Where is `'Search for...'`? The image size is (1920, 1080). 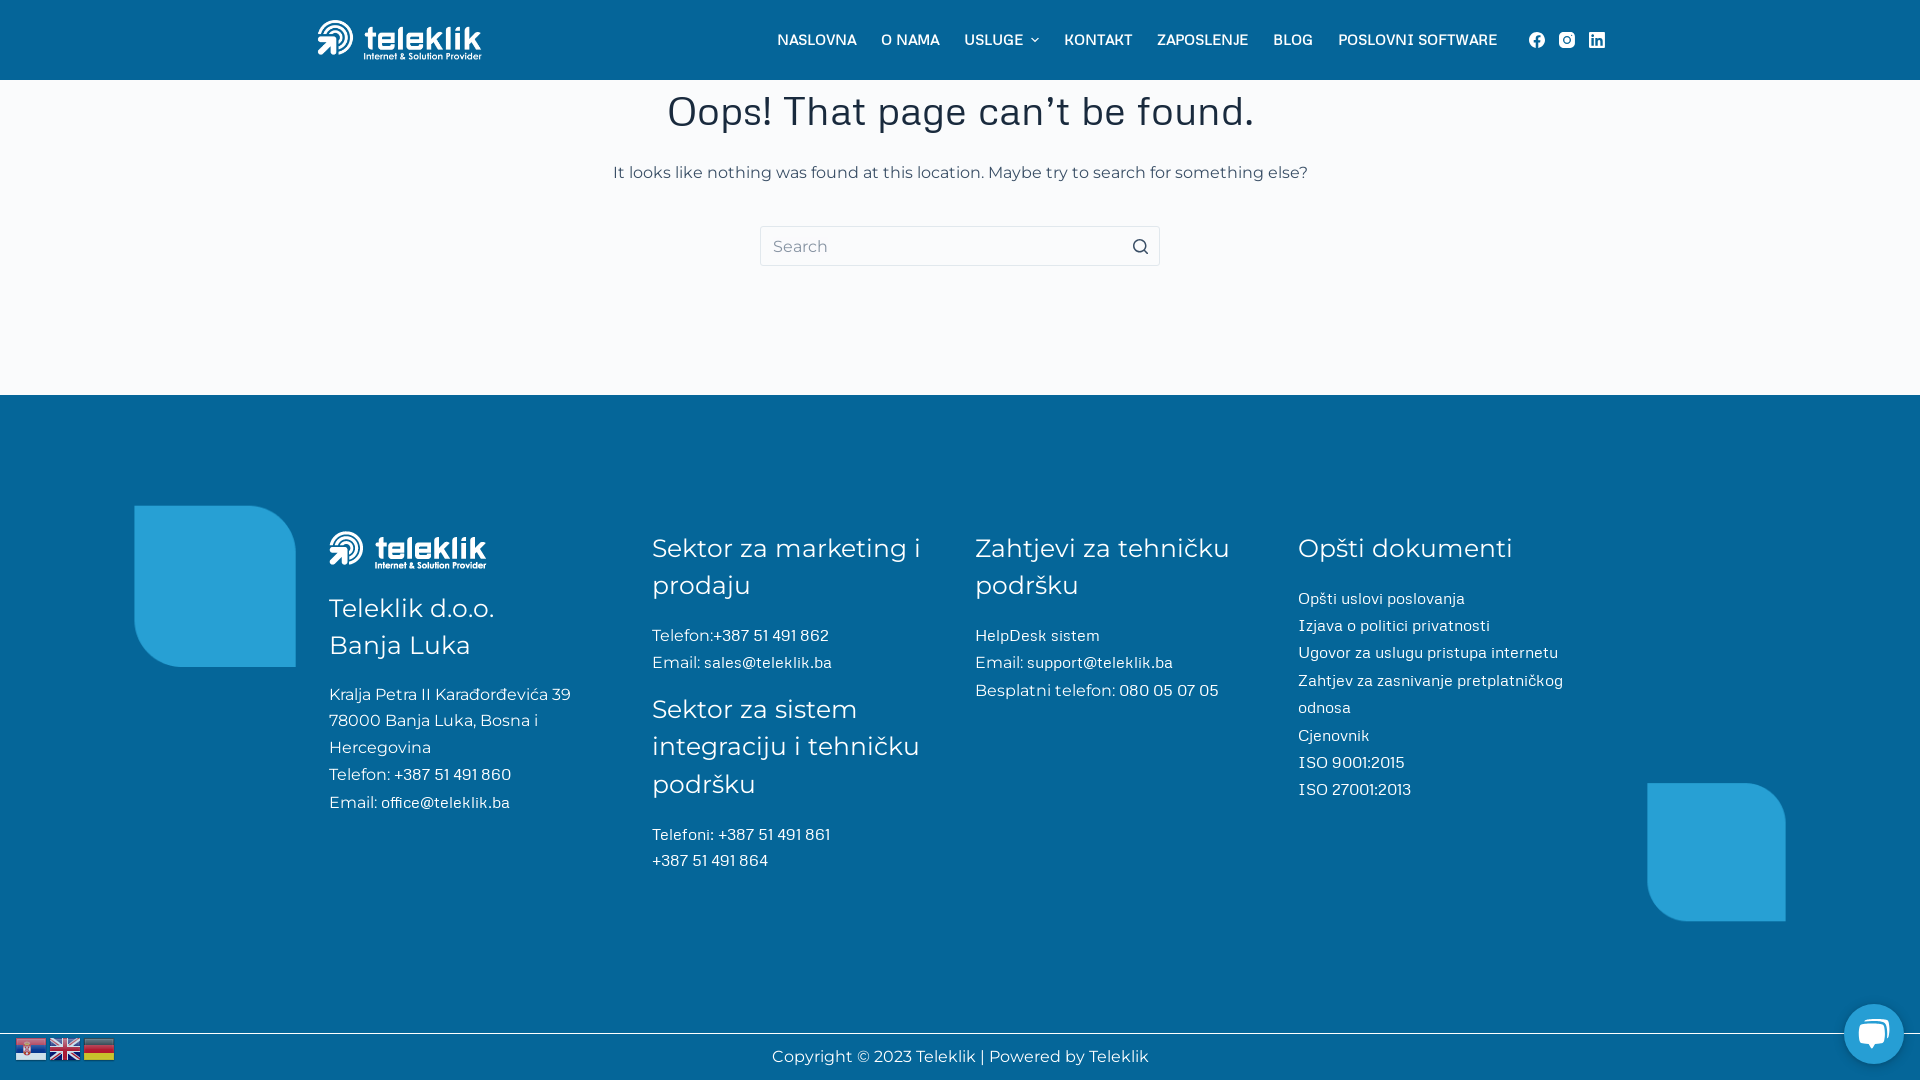 'Search for...' is located at coordinates (960, 245).